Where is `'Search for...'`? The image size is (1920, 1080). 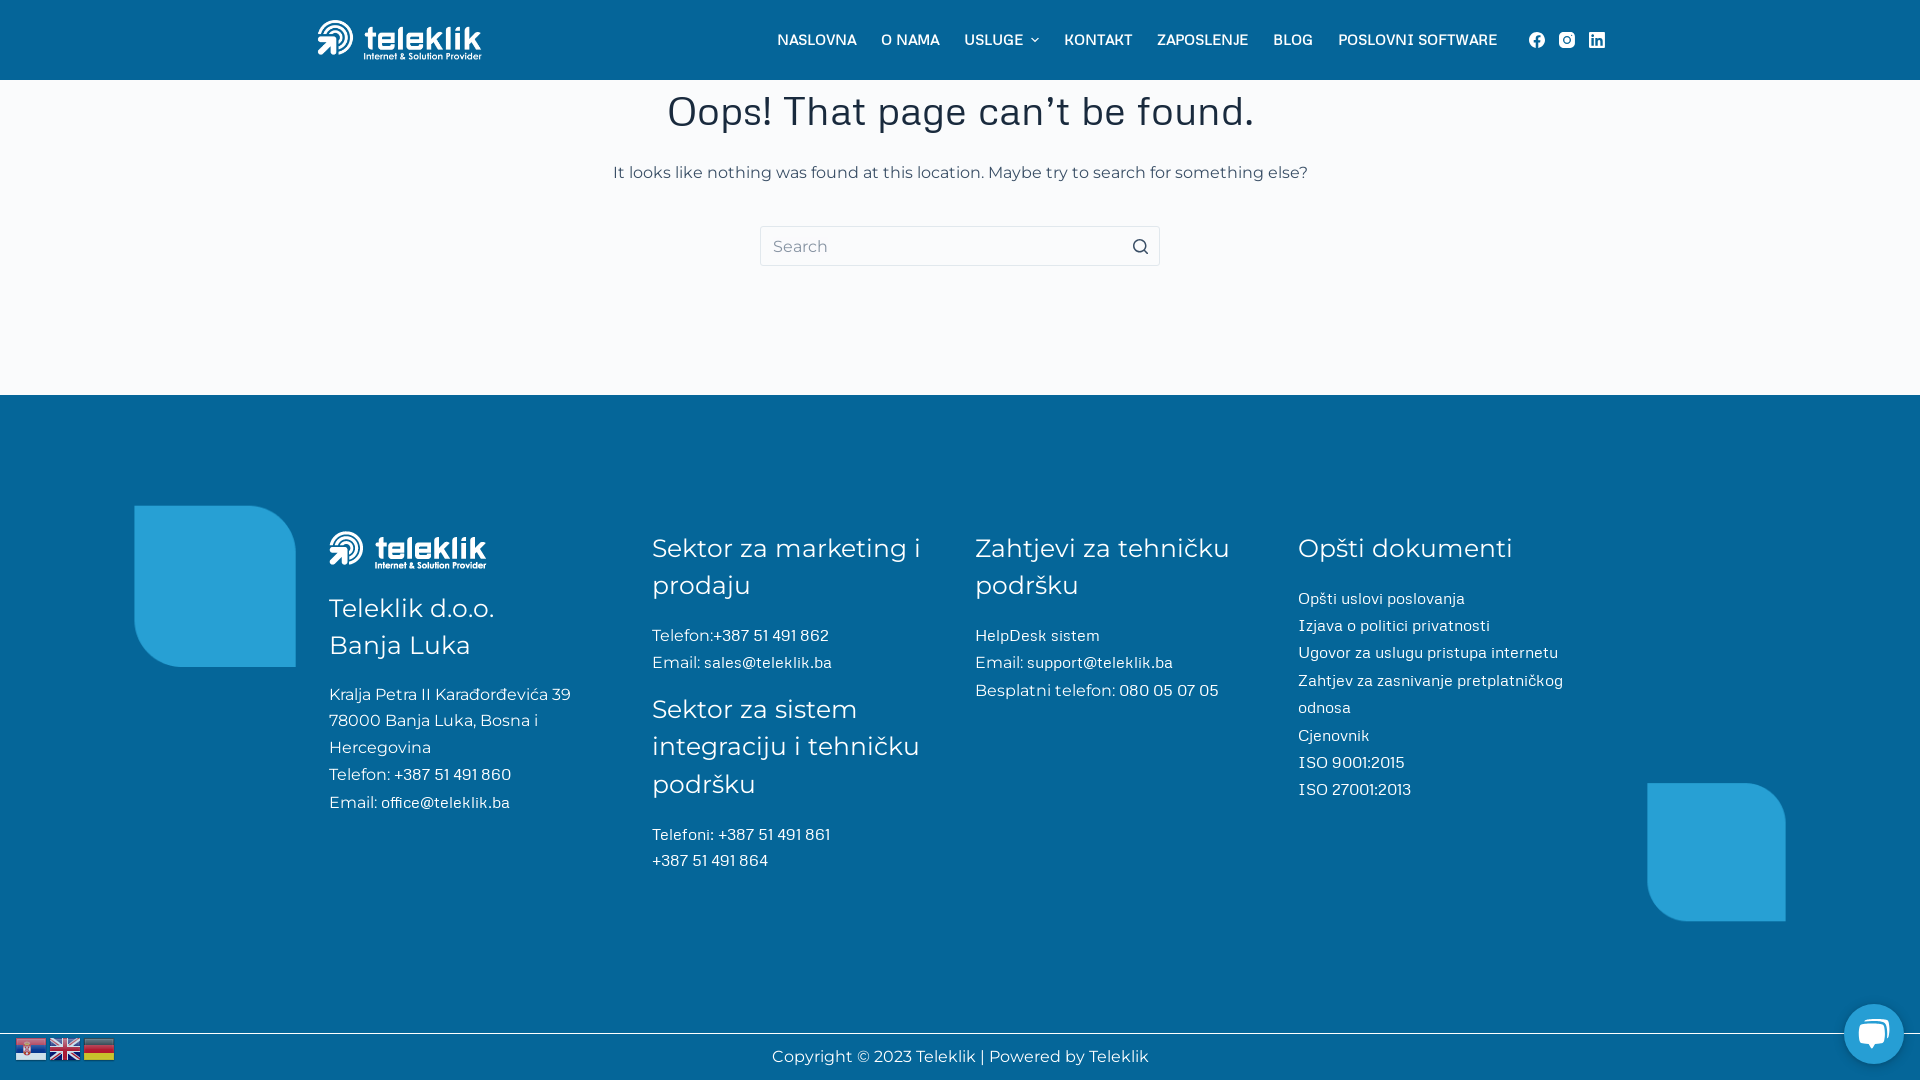 'Search for...' is located at coordinates (960, 245).